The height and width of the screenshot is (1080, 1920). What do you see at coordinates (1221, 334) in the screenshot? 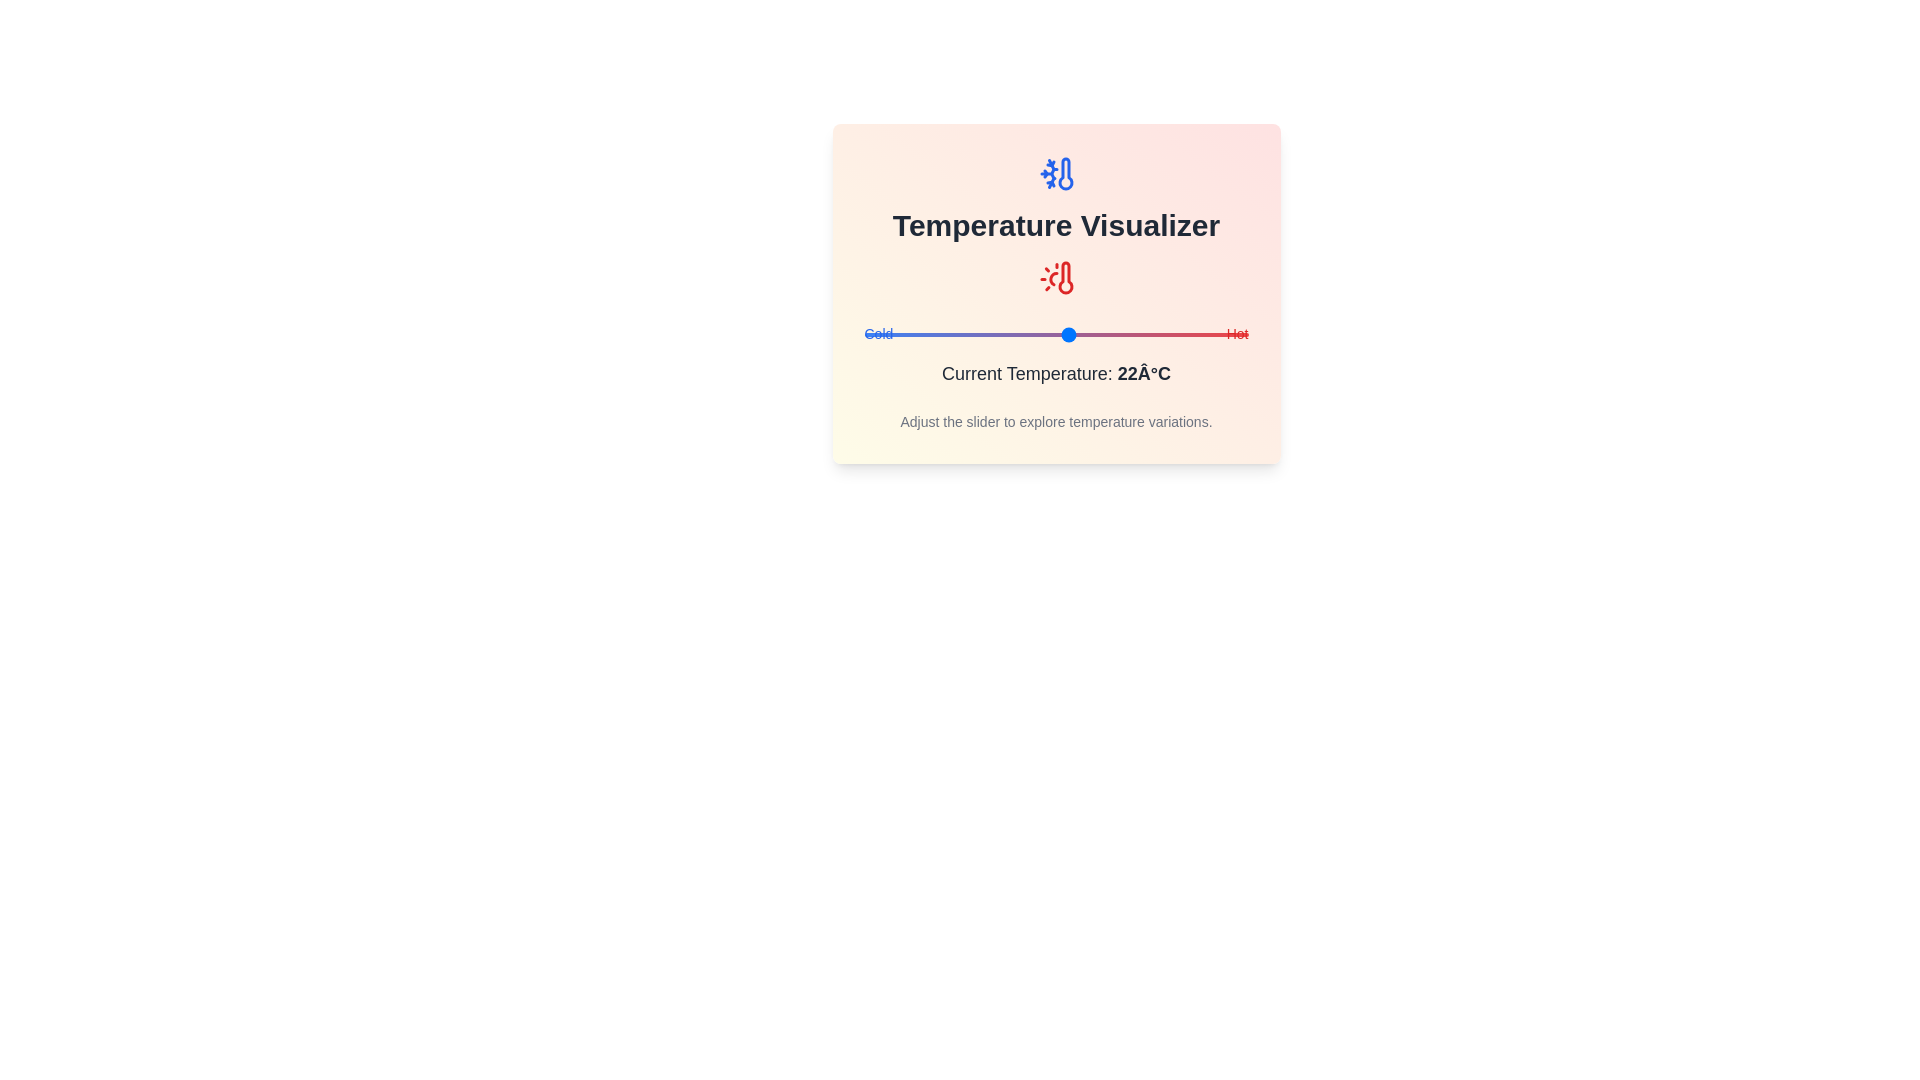
I see `the slider to set the temperature to 46°C` at bounding box center [1221, 334].